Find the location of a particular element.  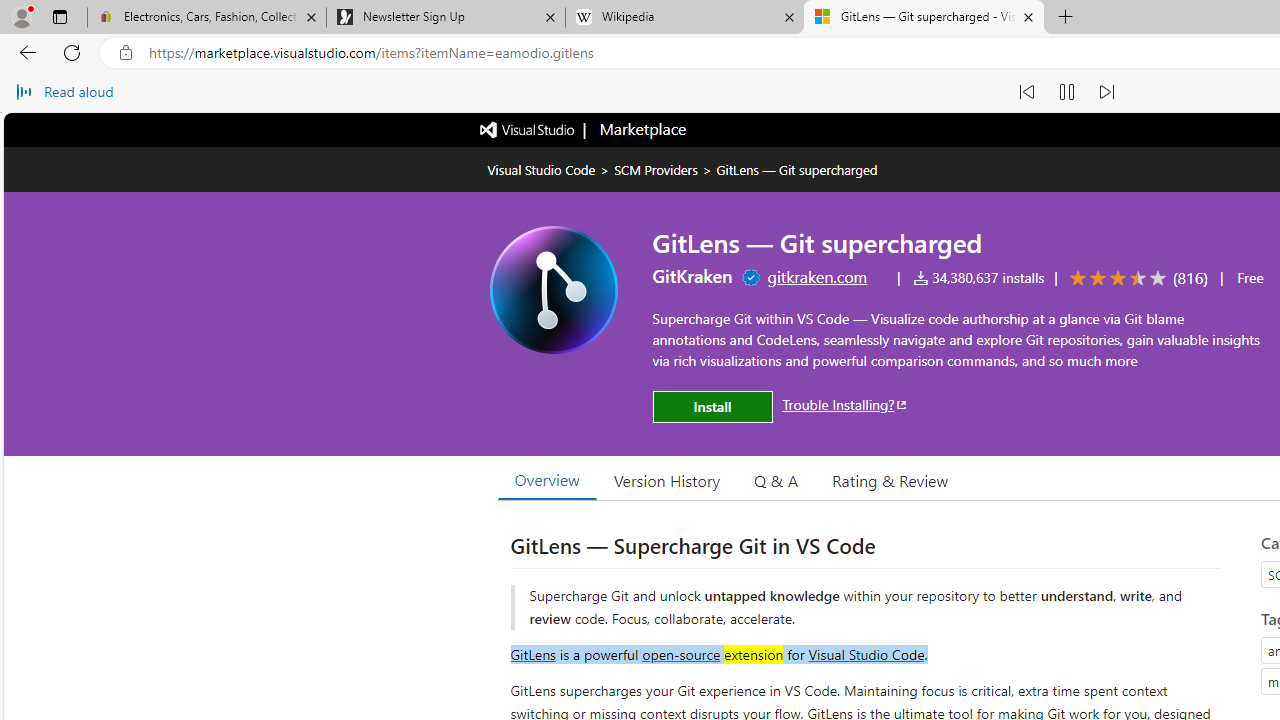

'Install' is located at coordinates (712, 406).